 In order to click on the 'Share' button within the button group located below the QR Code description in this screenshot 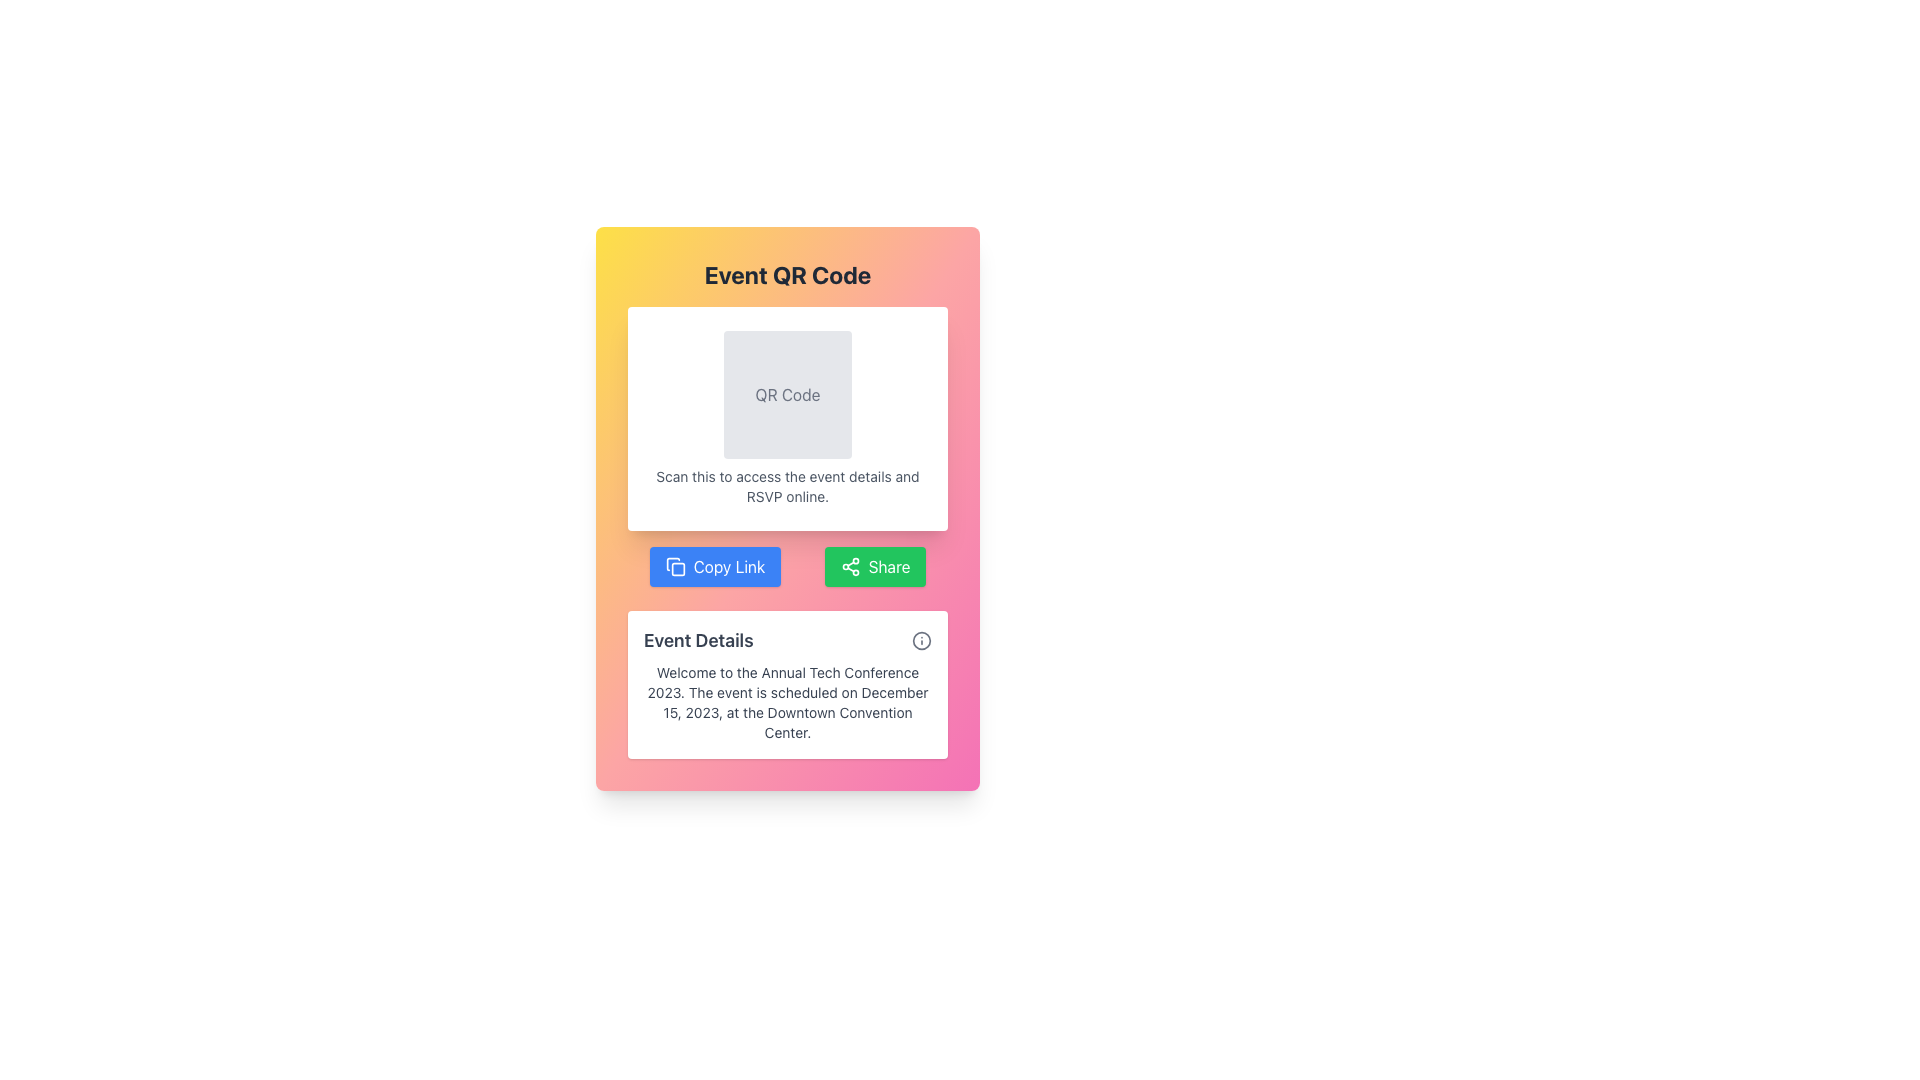, I will do `click(786, 567)`.